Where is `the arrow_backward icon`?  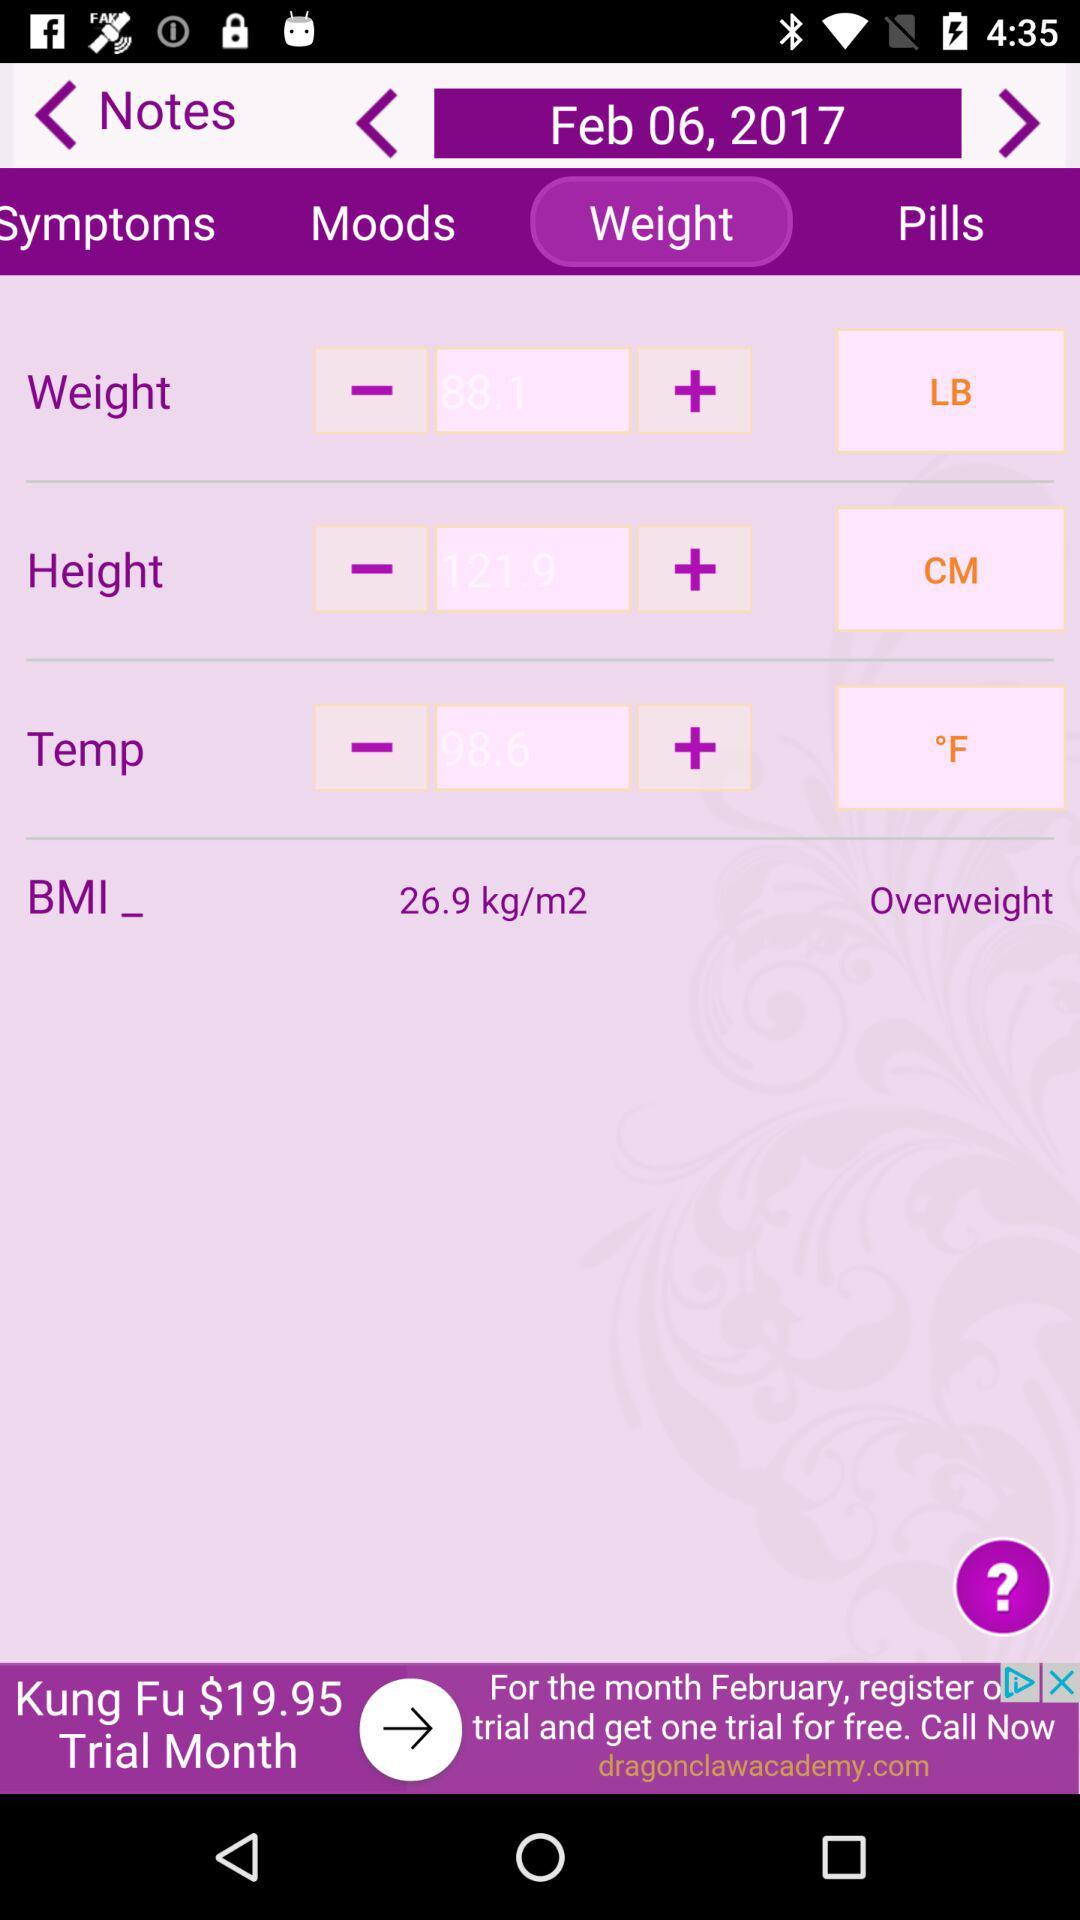
the arrow_backward icon is located at coordinates (376, 122).